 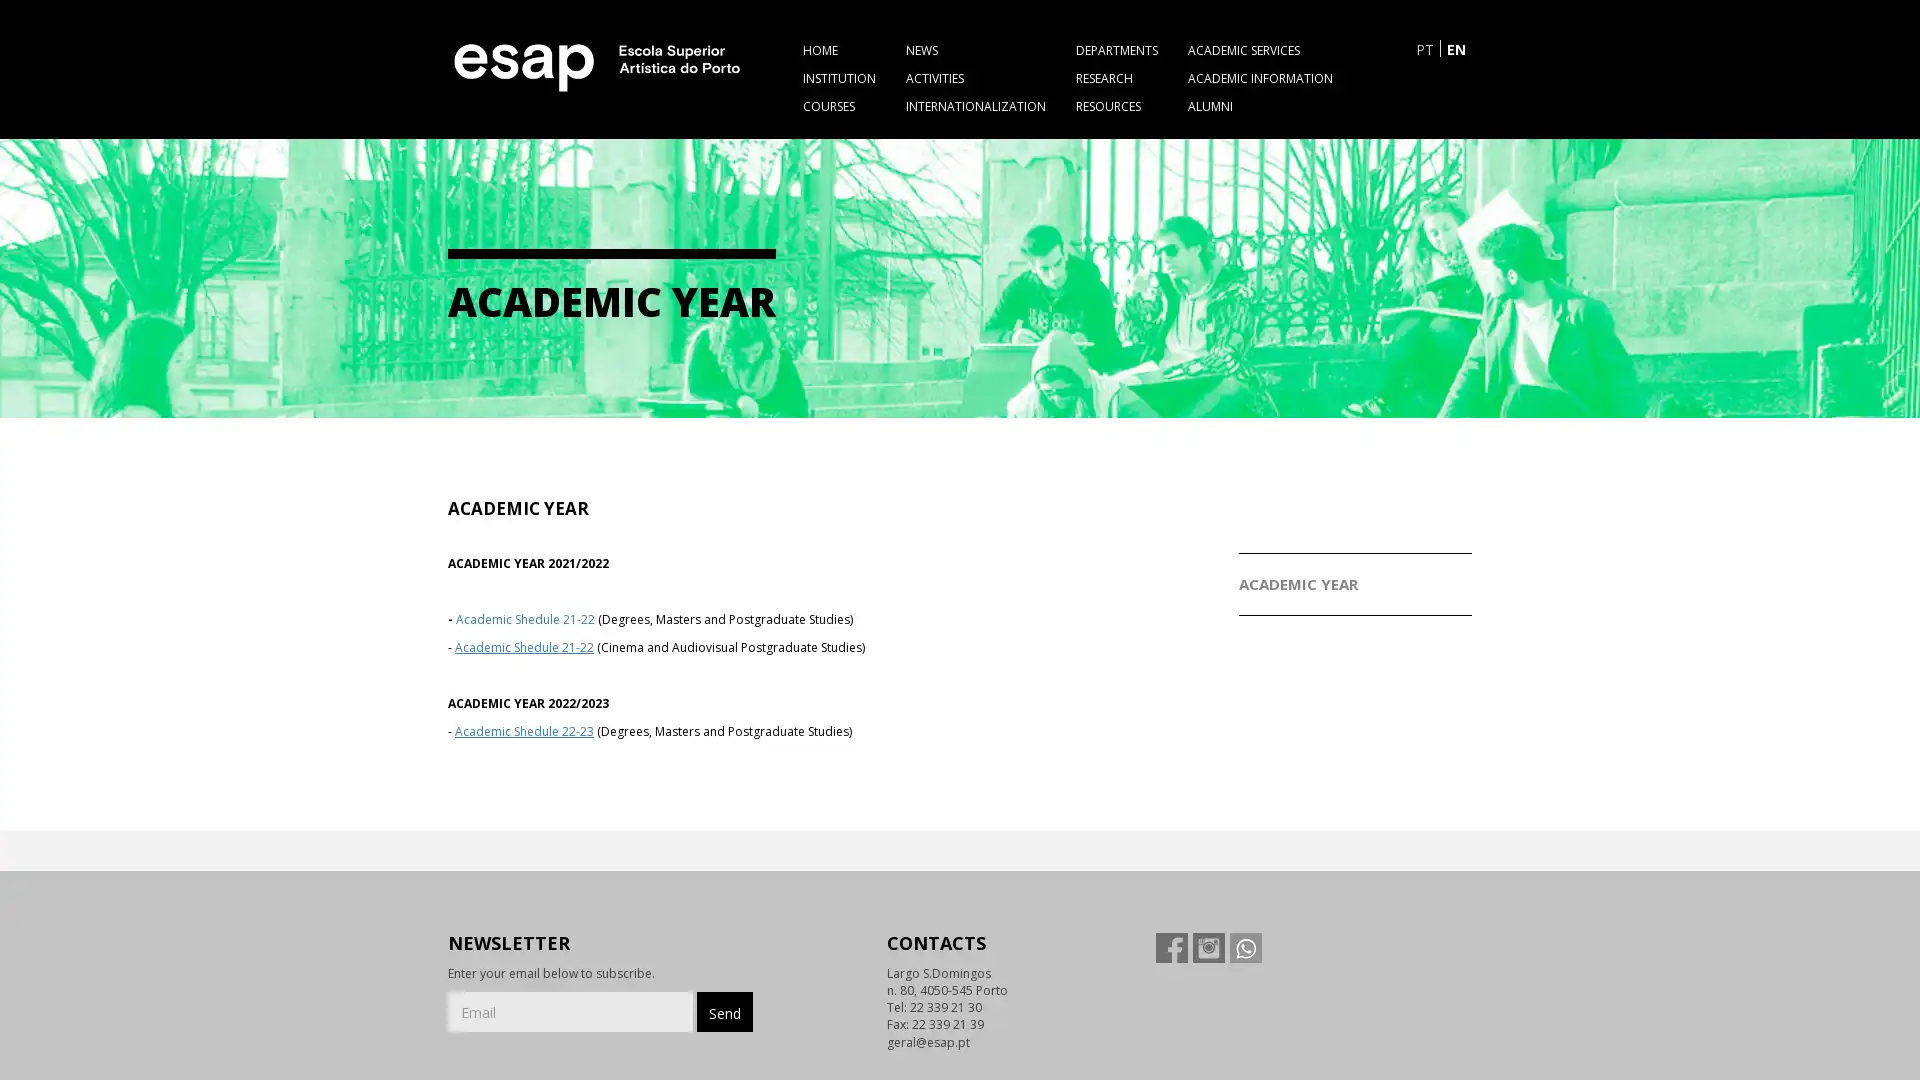 What do you see at coordinates (1424, 47) in the screenshot?
I see `PT` at bounding box center [1424, 47].